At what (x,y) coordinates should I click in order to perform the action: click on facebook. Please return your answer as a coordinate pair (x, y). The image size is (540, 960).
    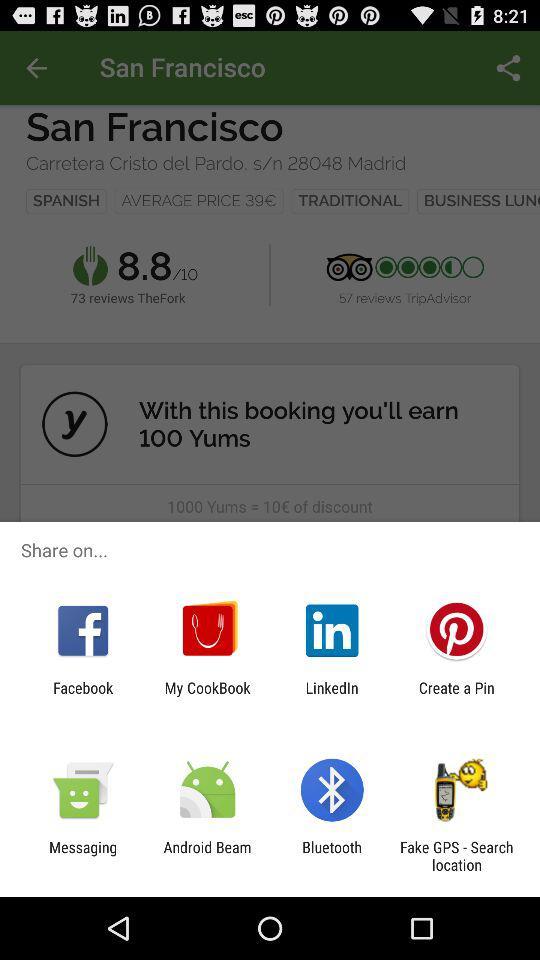
    Looking at the image, I should click on (82, 696).